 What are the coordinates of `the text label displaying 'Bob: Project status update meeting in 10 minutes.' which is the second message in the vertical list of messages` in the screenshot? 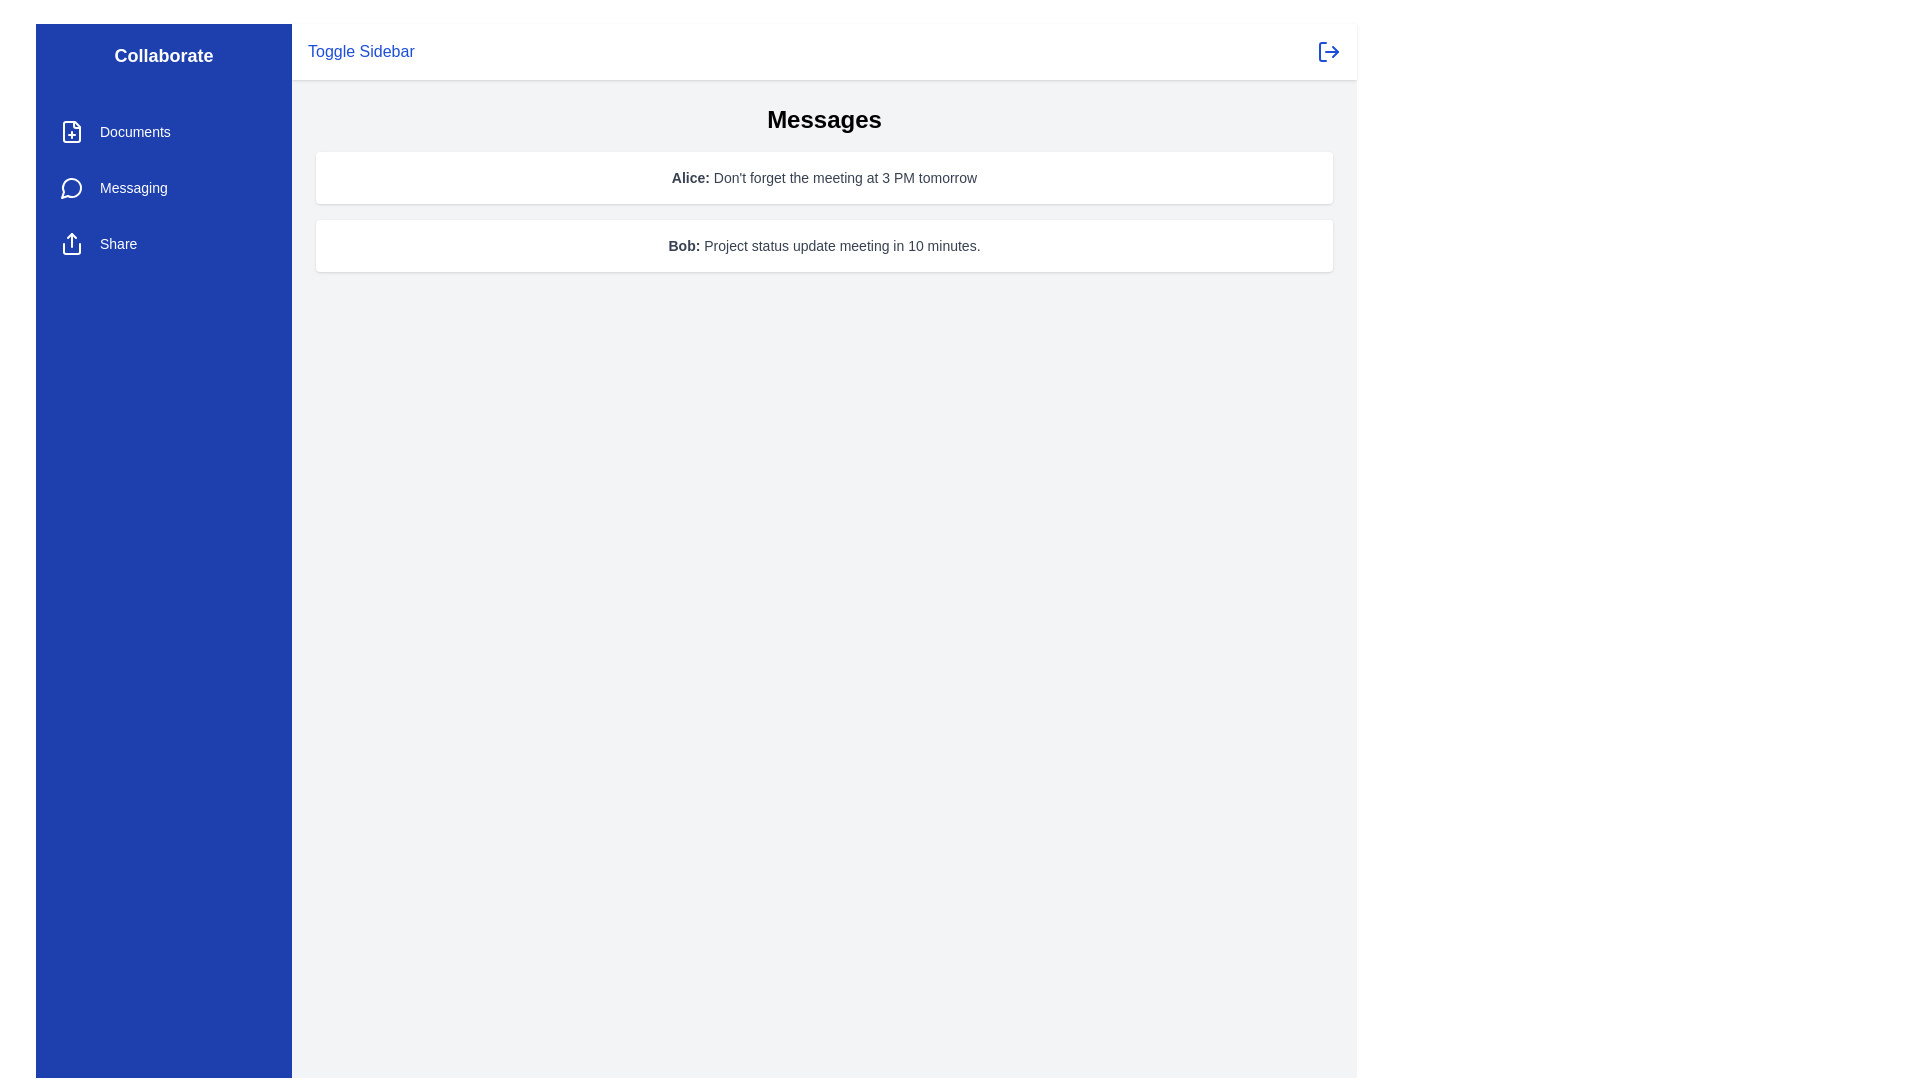 It's located at (824, 245).